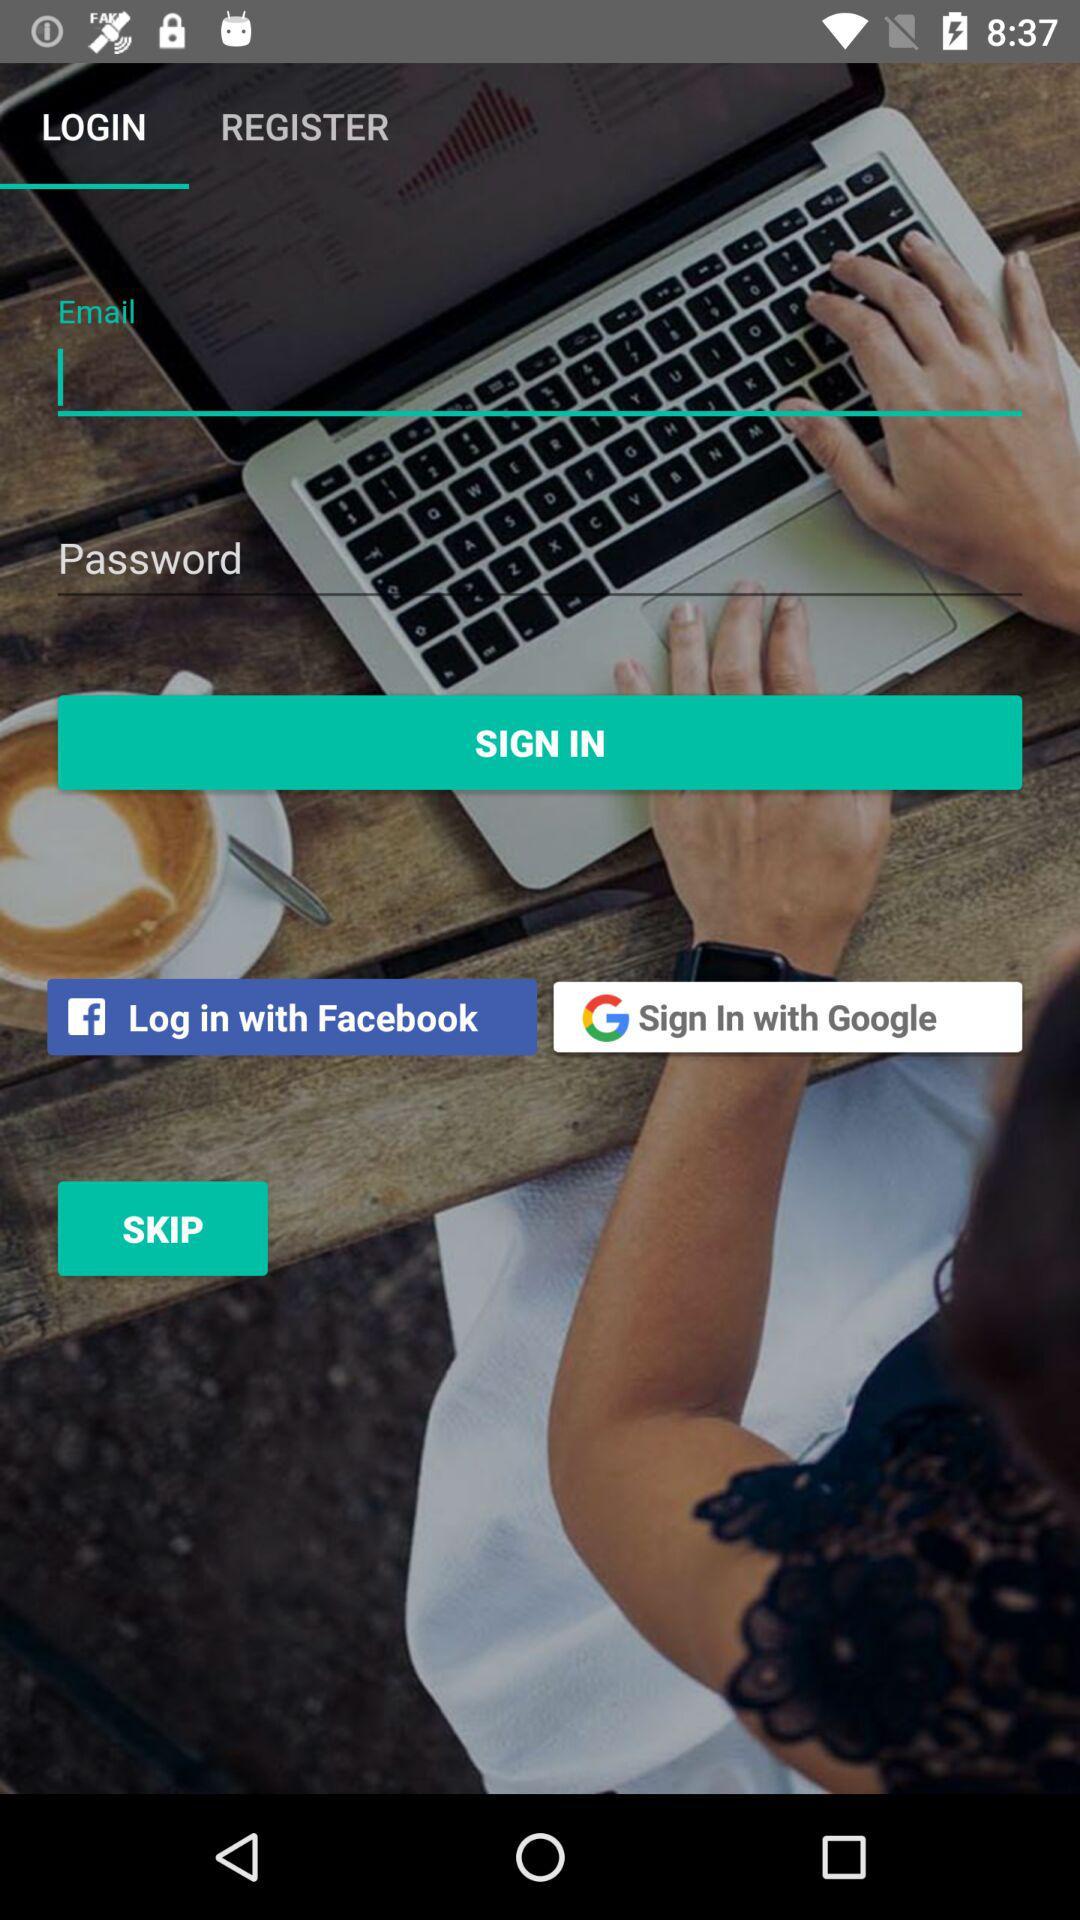 This screenshot has height=1920, width=1080. I want to click on password, so click(540, 560).